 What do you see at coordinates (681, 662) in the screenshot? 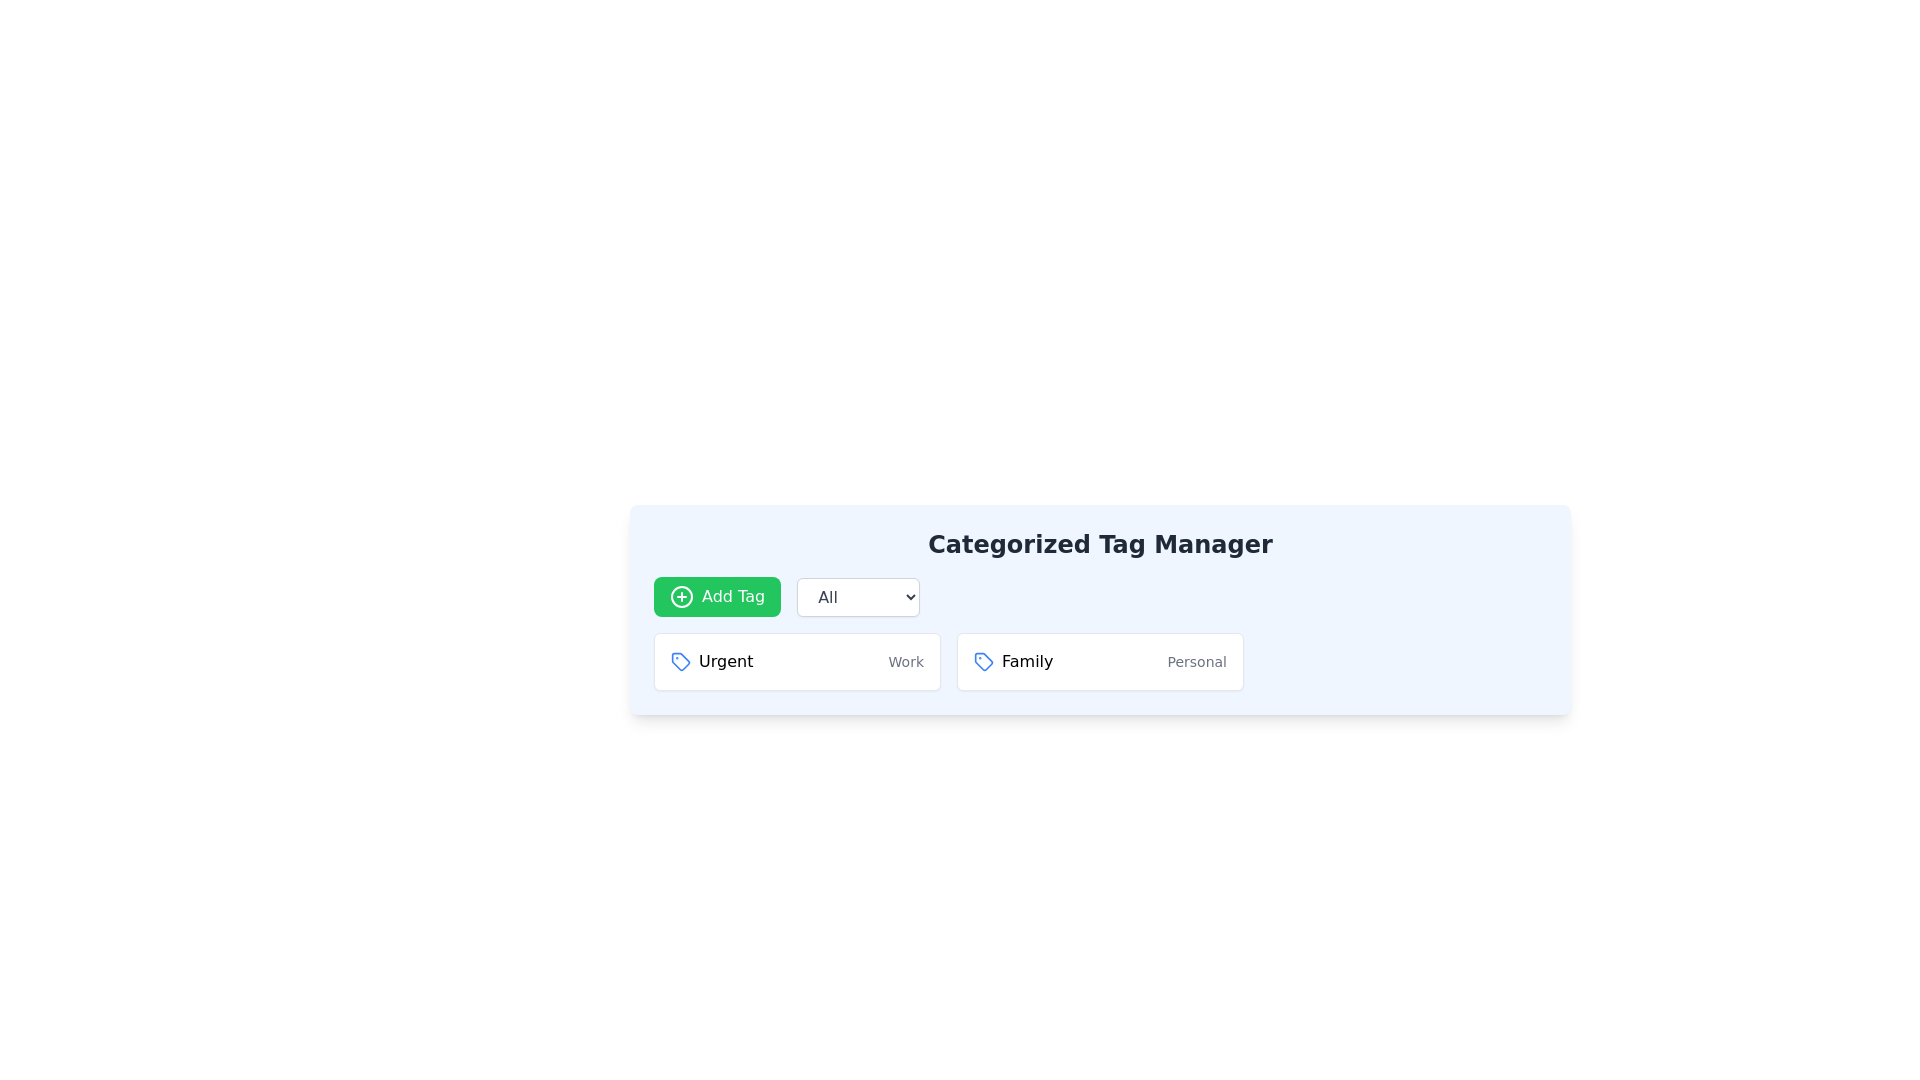
I see `the blue tag-shaped icon, which is part of the 'Urgent' label group, located on the leftmost side of the tag categories section` at bounding box center [681, 662].